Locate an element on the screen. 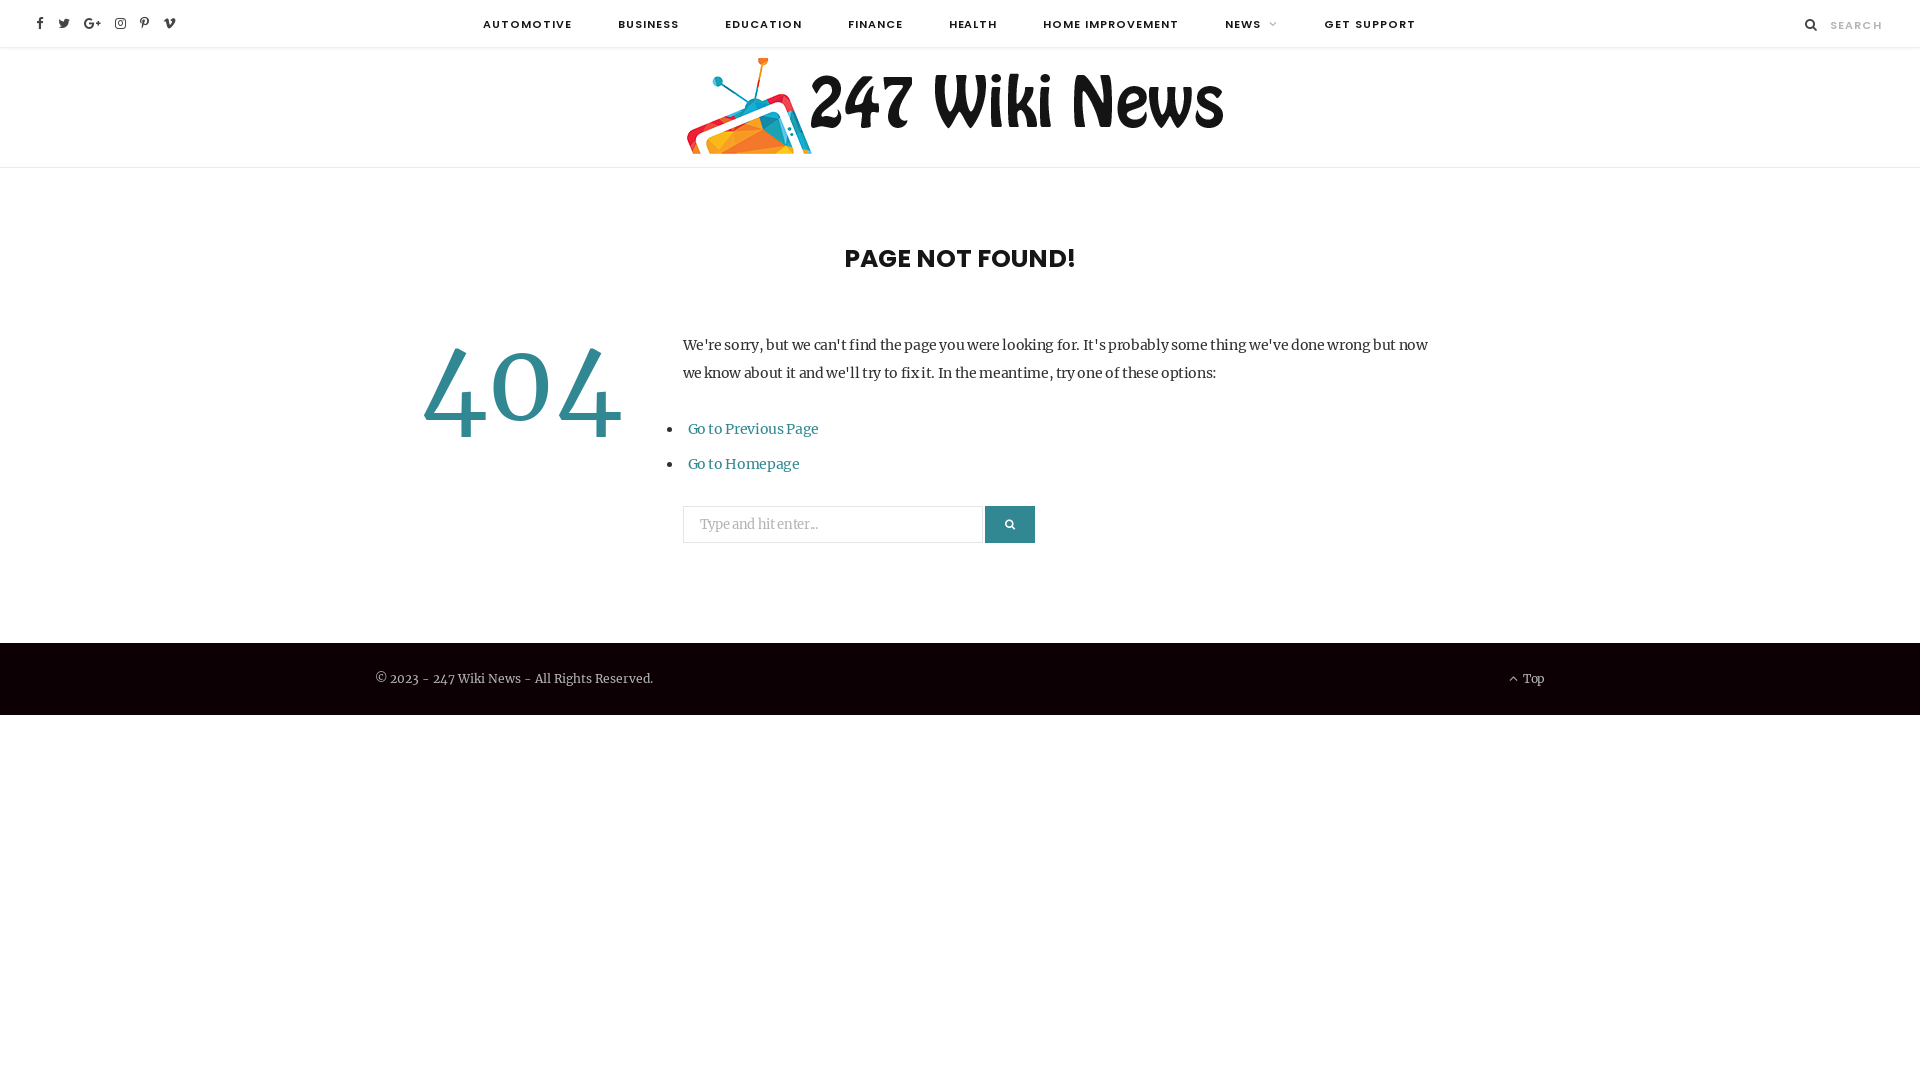 The height and width of the screenshot is (1080, 1920). 'HEALTH' is located at coordinates (973, 23).